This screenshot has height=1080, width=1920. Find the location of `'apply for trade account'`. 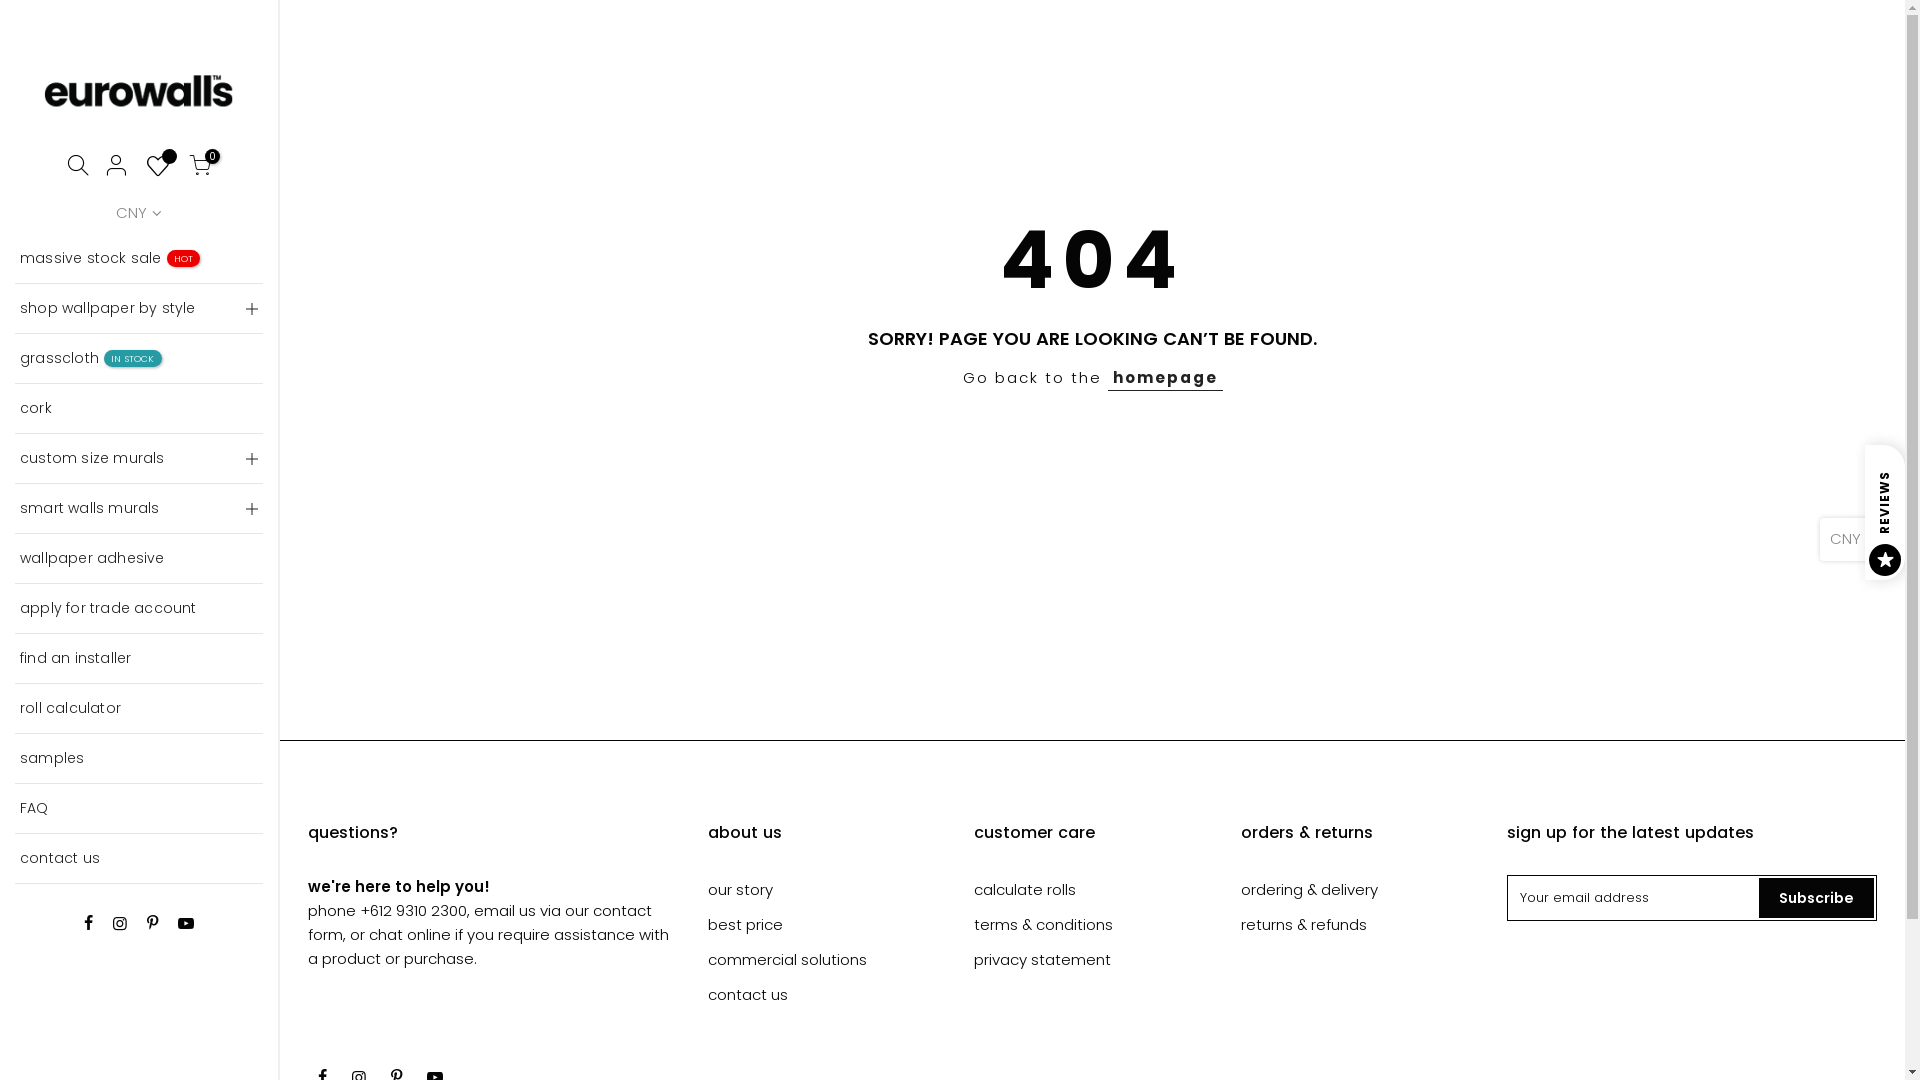

'apply for trade account' is located at coordinates (14, 608).